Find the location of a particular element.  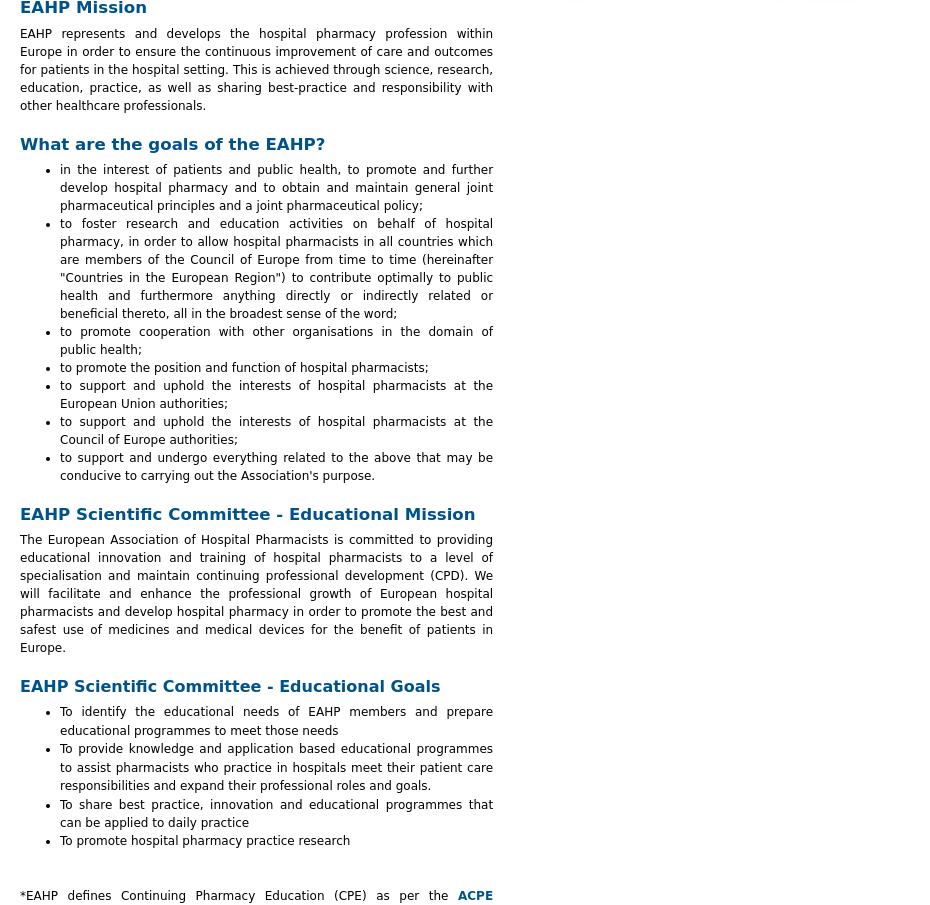

'What are the goals of the EAHP?' is located at coordinates (171, 142).